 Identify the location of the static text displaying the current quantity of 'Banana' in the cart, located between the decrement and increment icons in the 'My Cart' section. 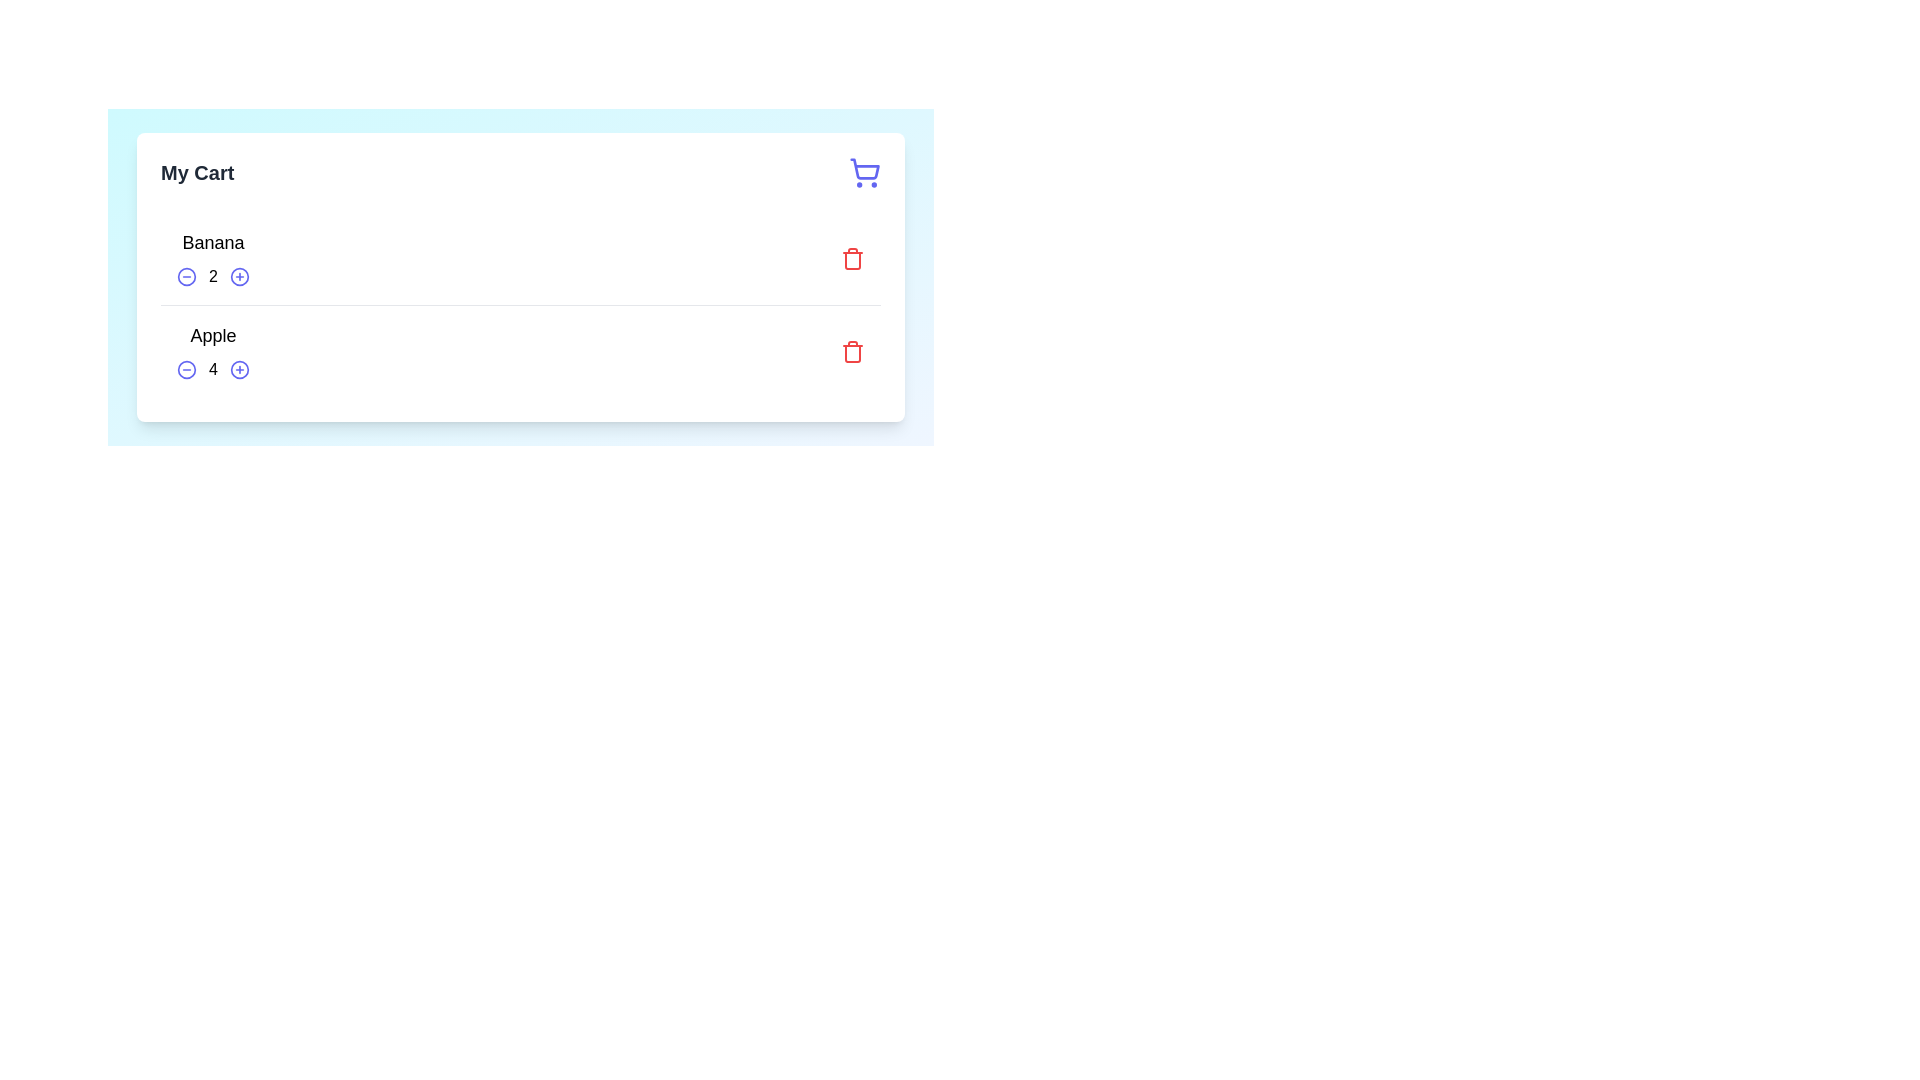
(213, 277).